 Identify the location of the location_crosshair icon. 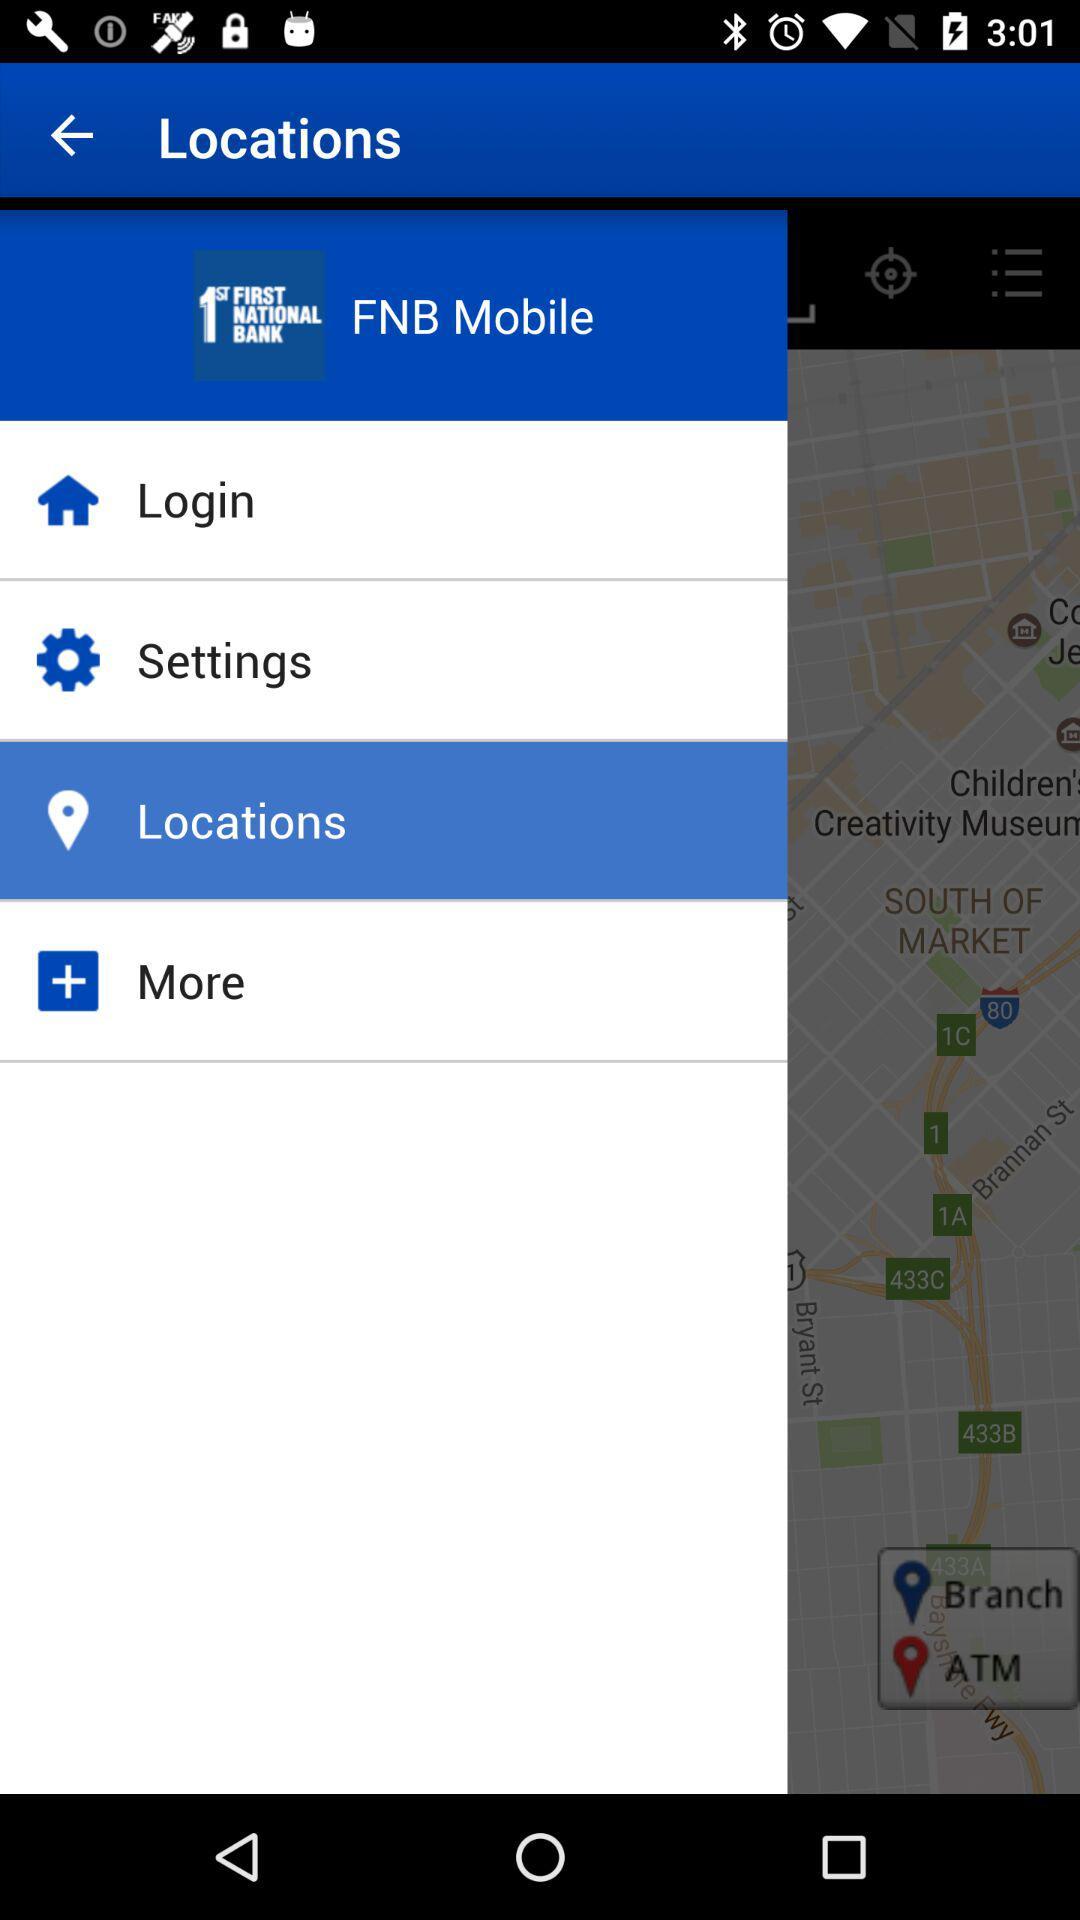
(890, 272).